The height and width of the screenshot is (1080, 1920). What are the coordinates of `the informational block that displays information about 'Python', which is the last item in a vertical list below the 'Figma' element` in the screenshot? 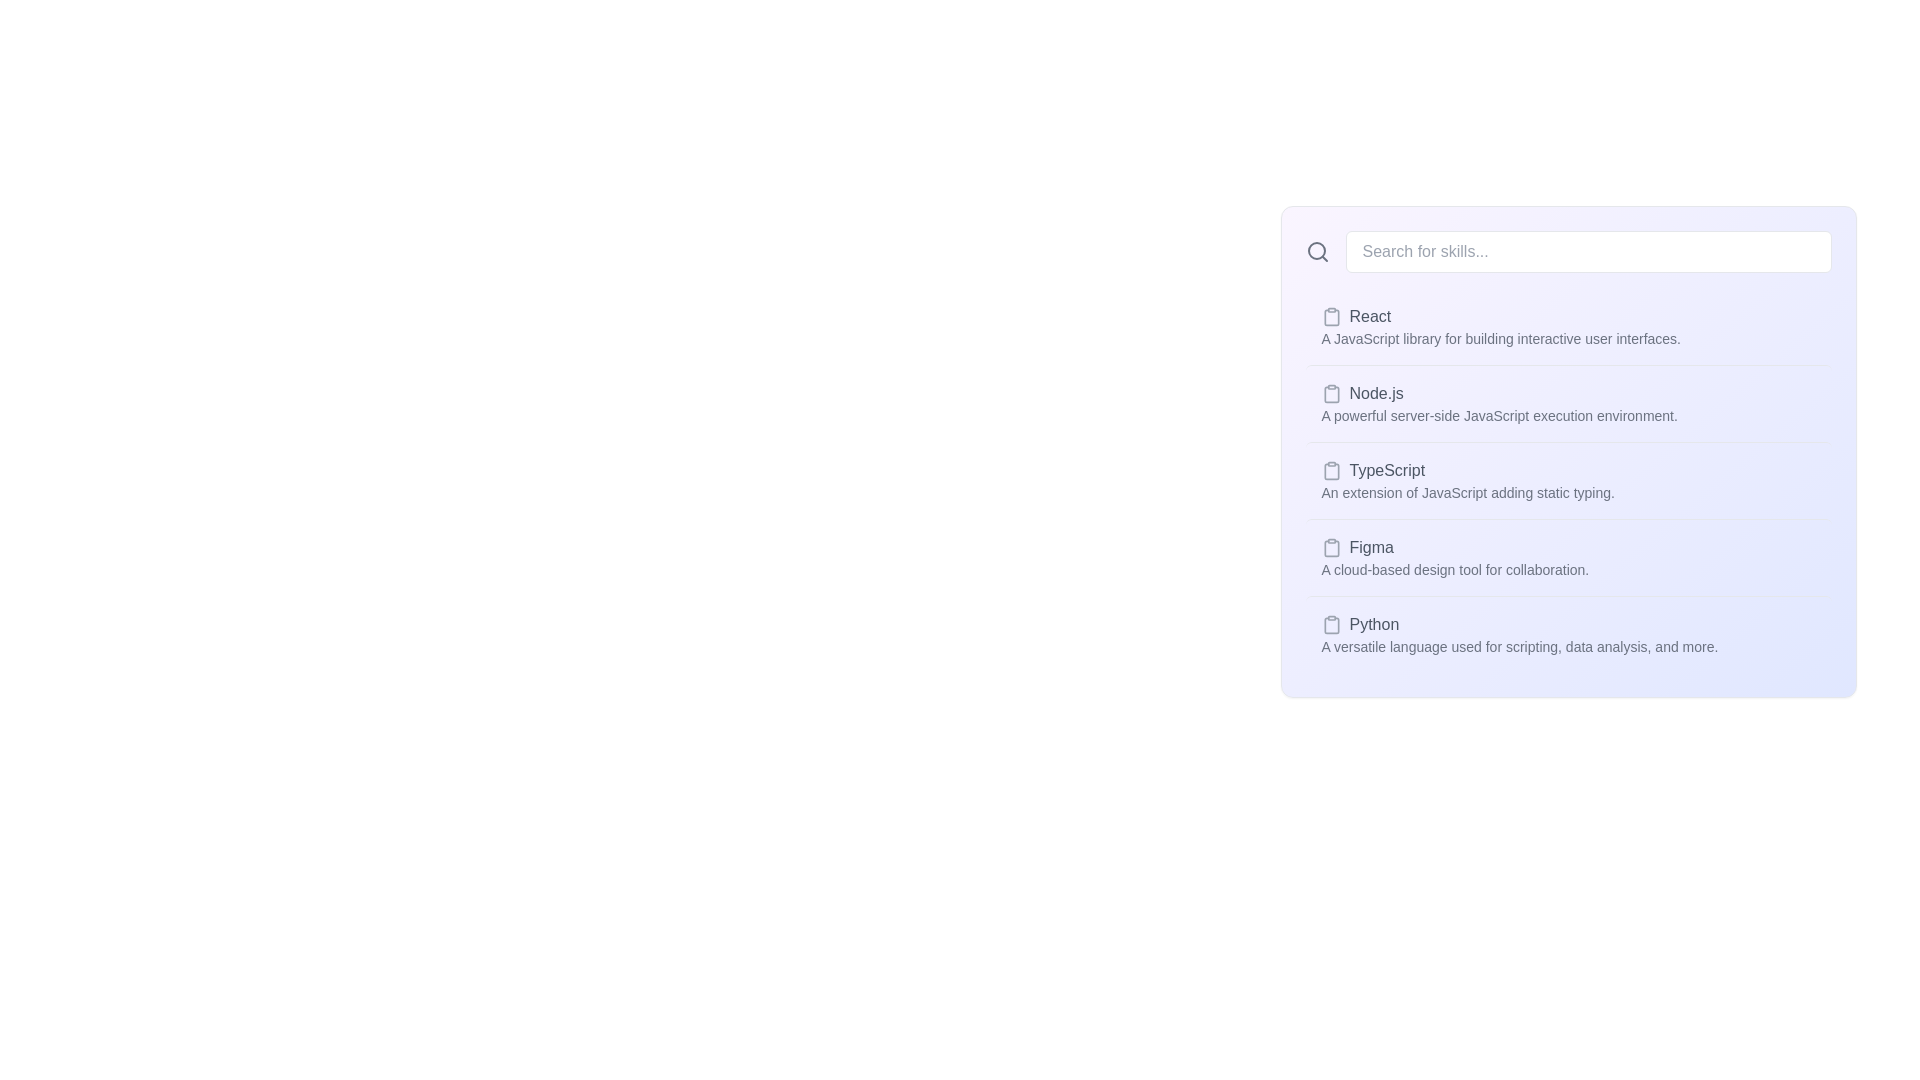 It's located at (1519, 635).